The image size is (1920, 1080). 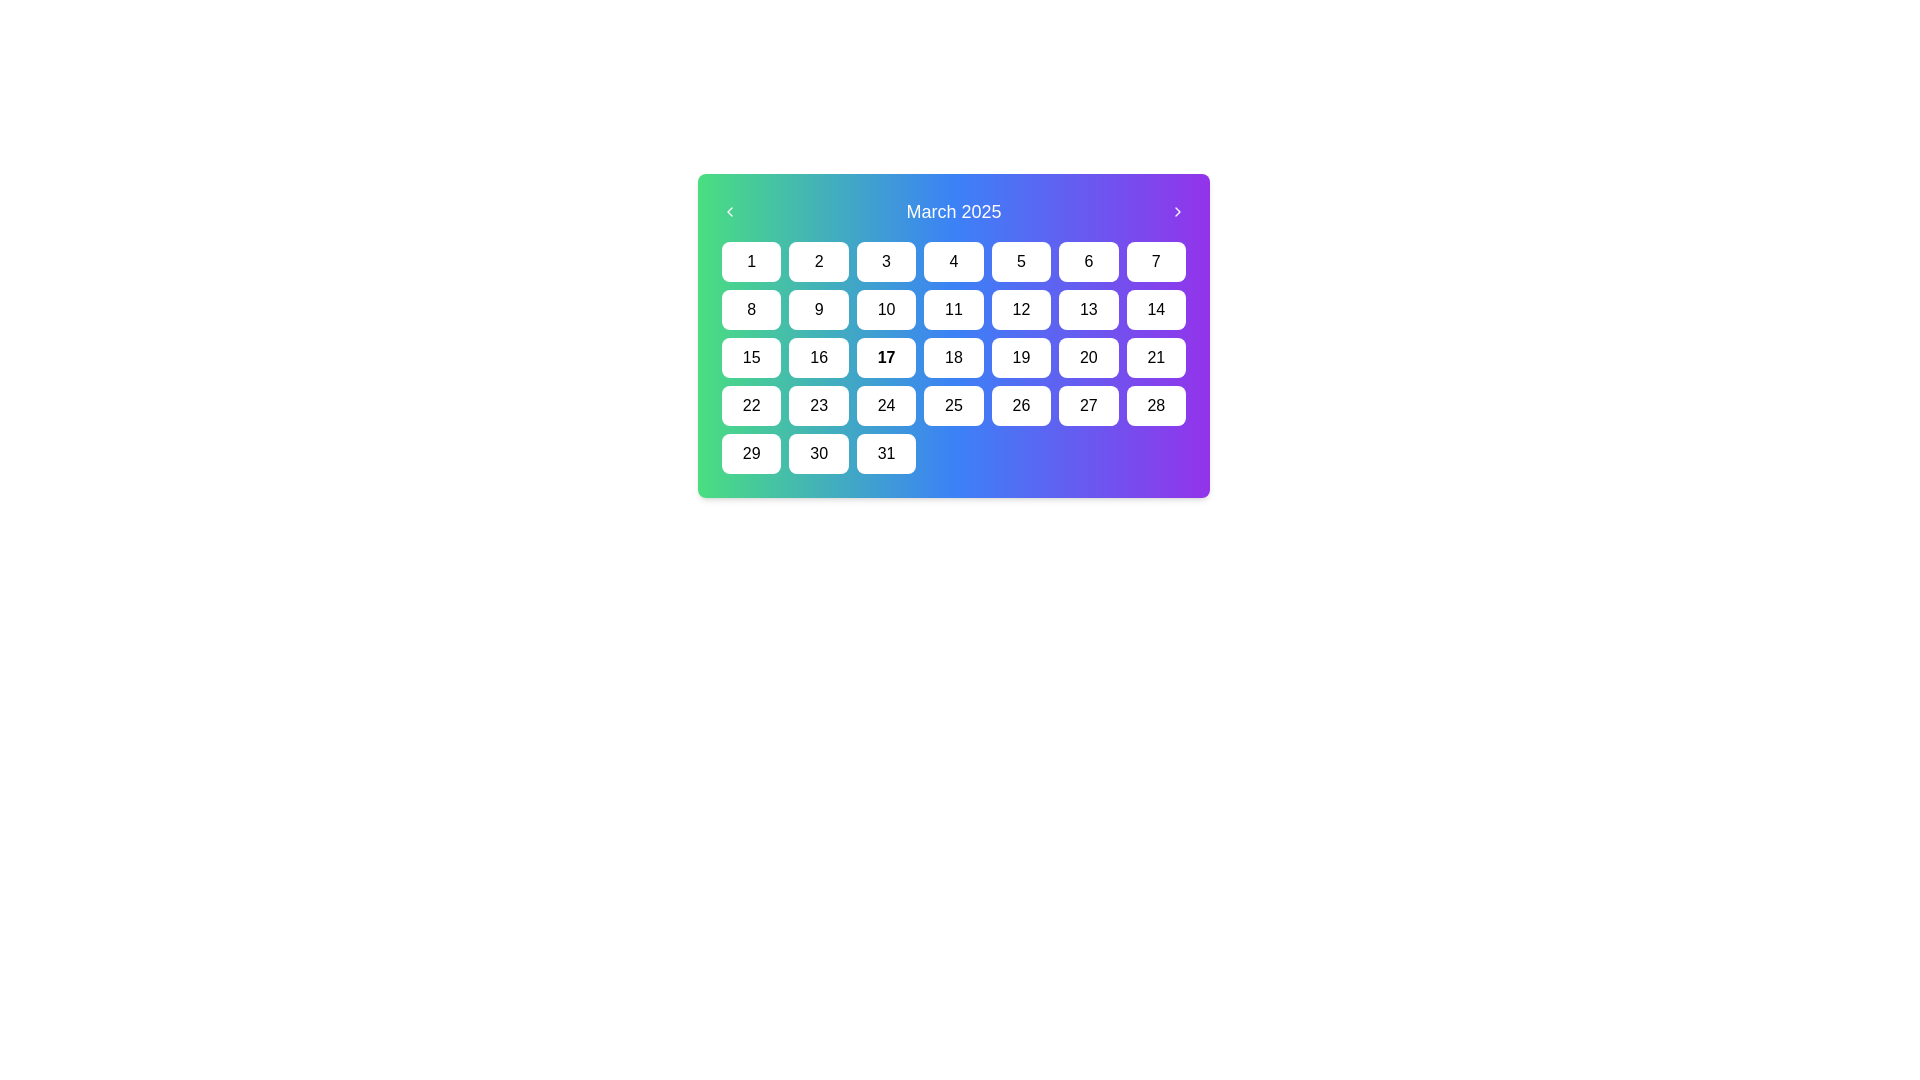 I want to click on the button labeled '7' in the top-right corner of the calendar grid, so click(x=1156, y=261).